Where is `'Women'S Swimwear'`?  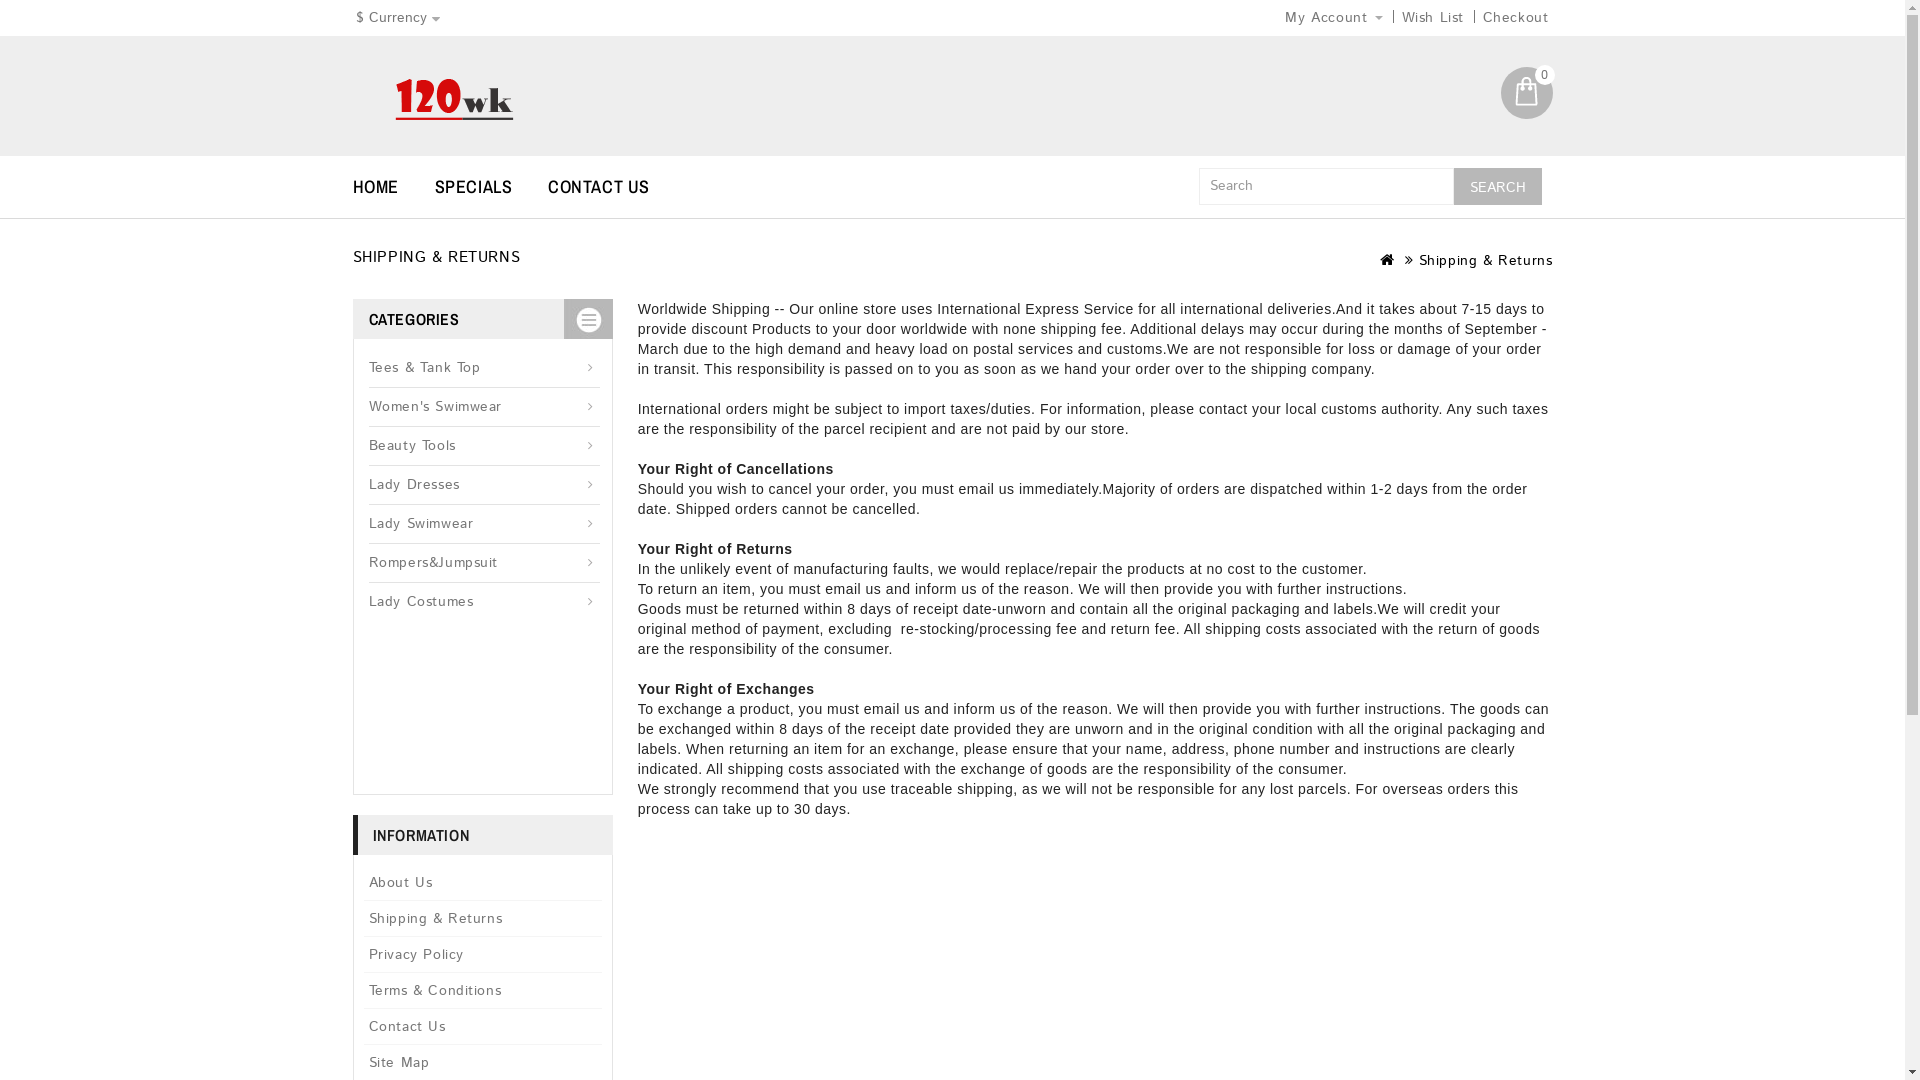 'Women'S Swimwear' is located at coordinates (483, 406).